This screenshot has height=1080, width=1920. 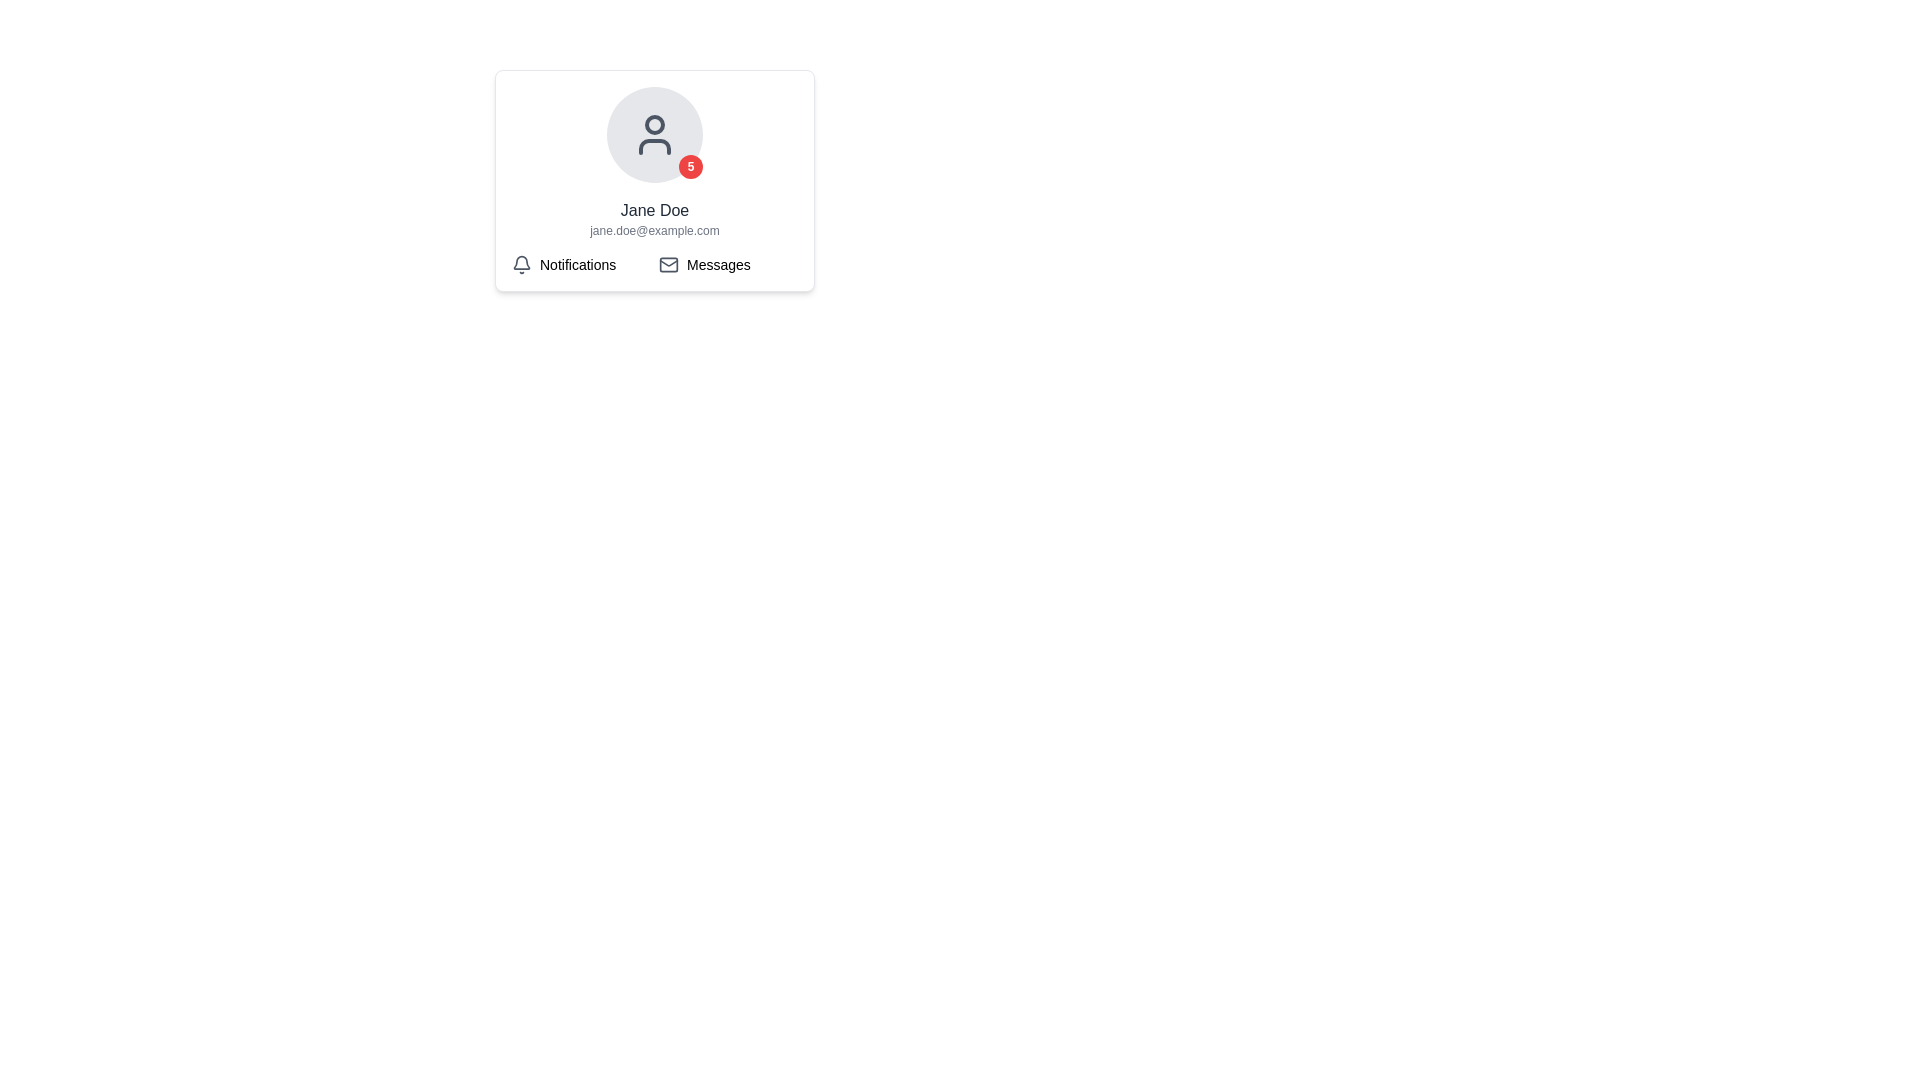 What do you see at coordinates (654, 124) in the screenshot?
I see `smaller decorative circle within the user profile icon, located at the top section of the user profile card above the name and email information` at bounding box center [654, 124].